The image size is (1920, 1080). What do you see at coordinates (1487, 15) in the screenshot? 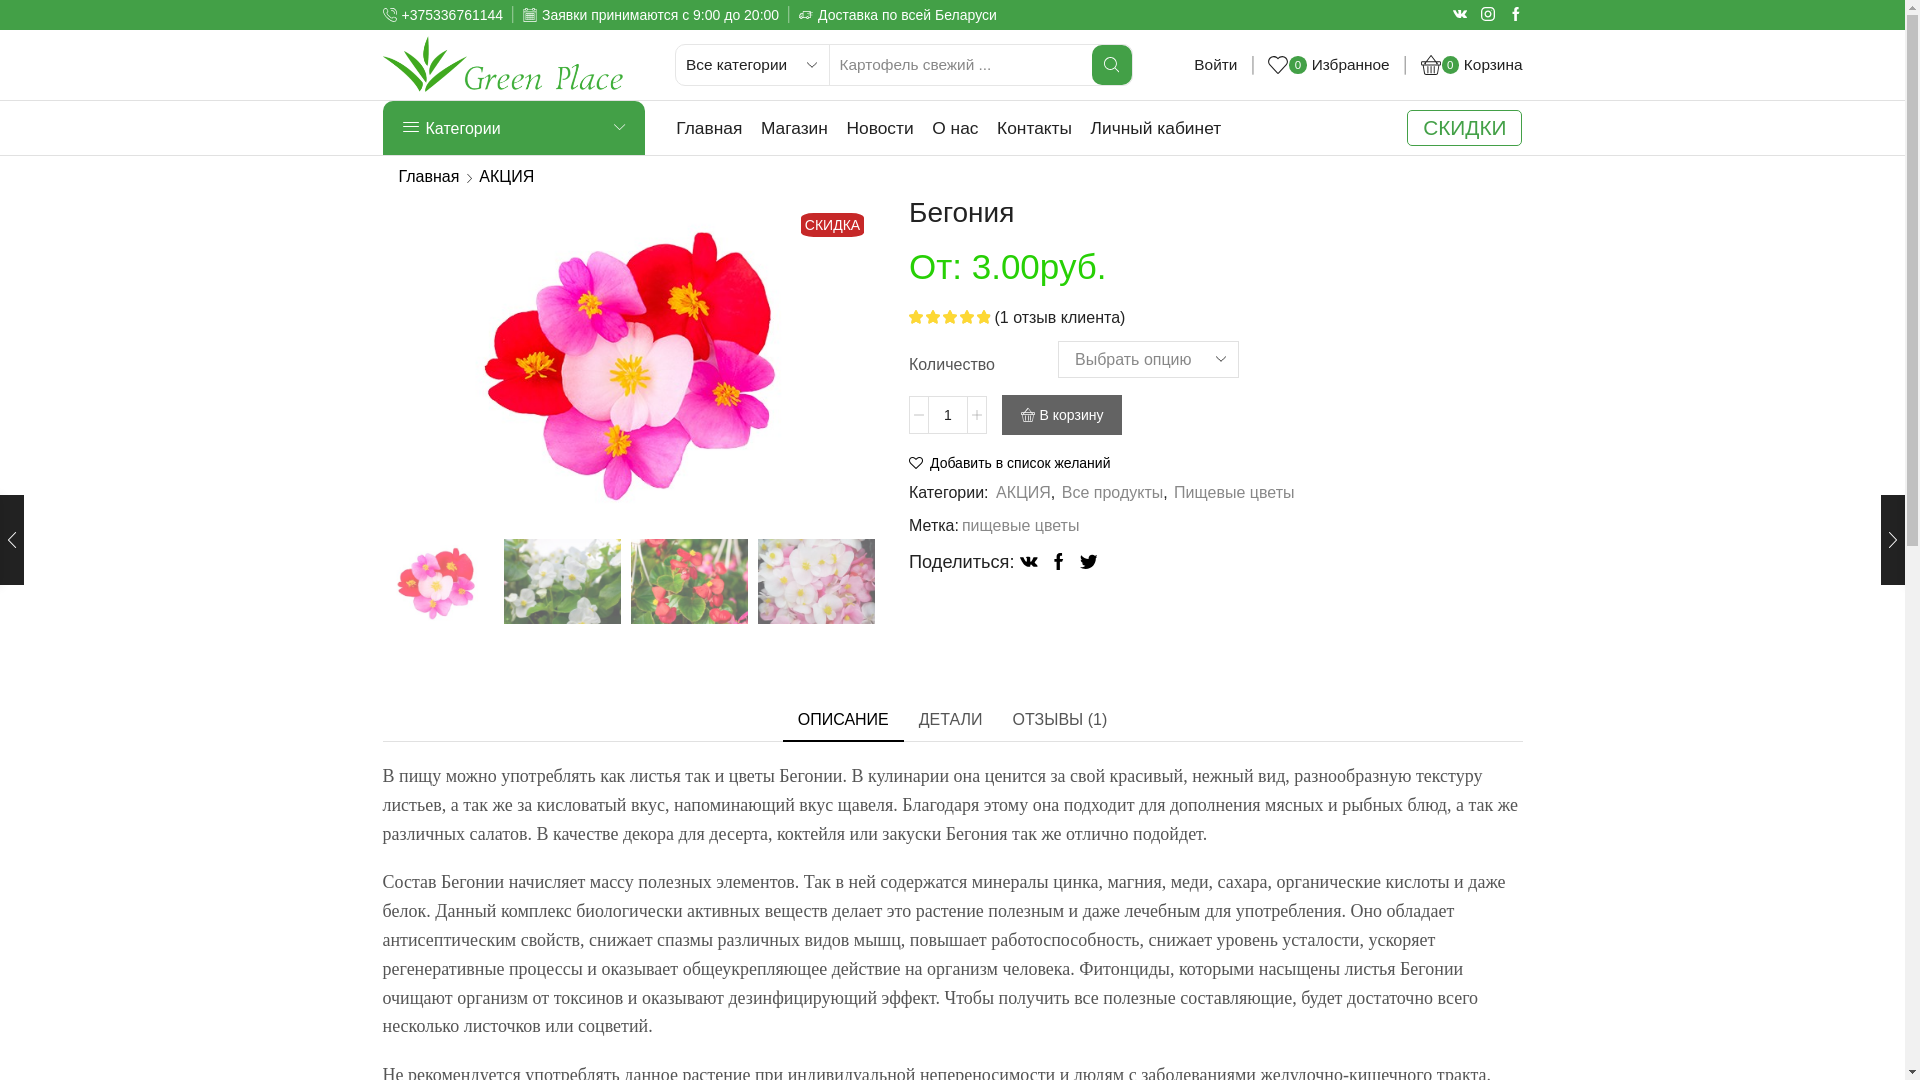
I see `'Instagram'` at bounding box center [1487, 15].